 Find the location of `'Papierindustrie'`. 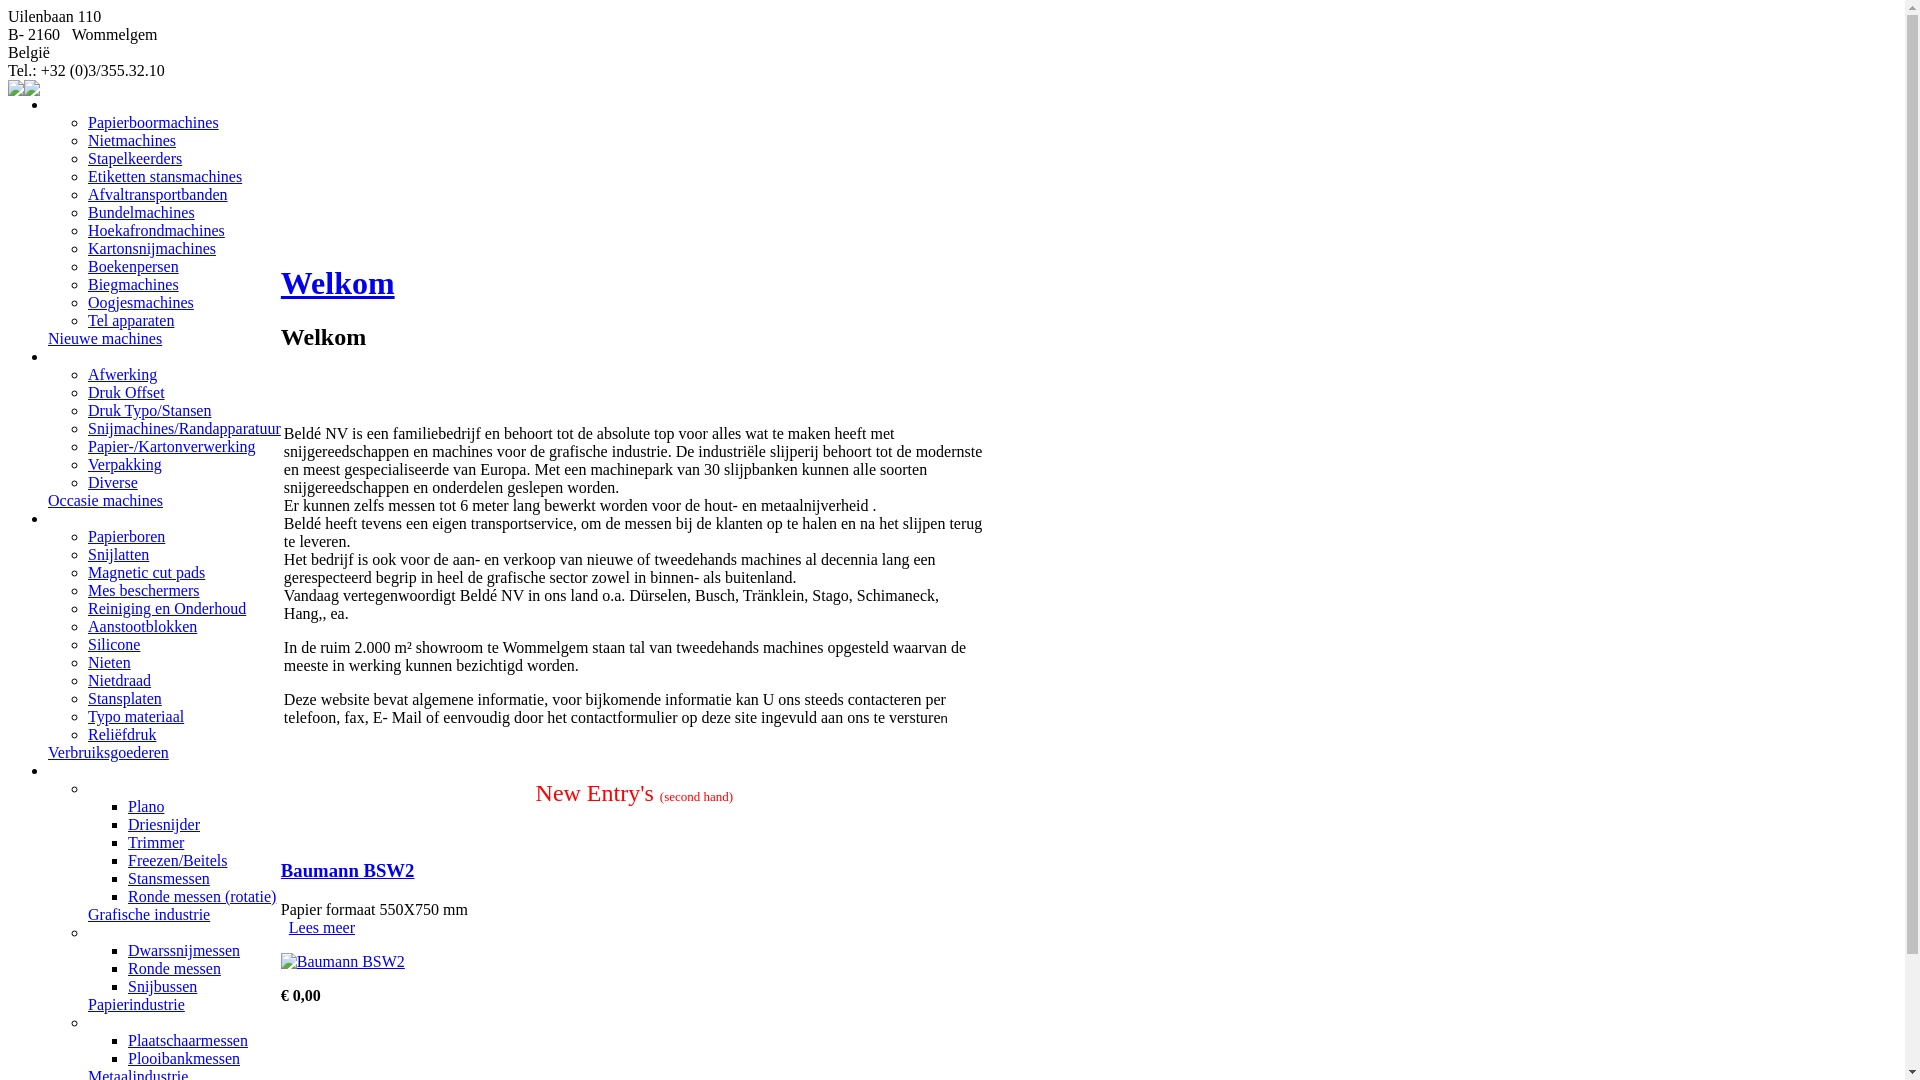

'Papierindustrie' is located at coordinates (135, 1004).